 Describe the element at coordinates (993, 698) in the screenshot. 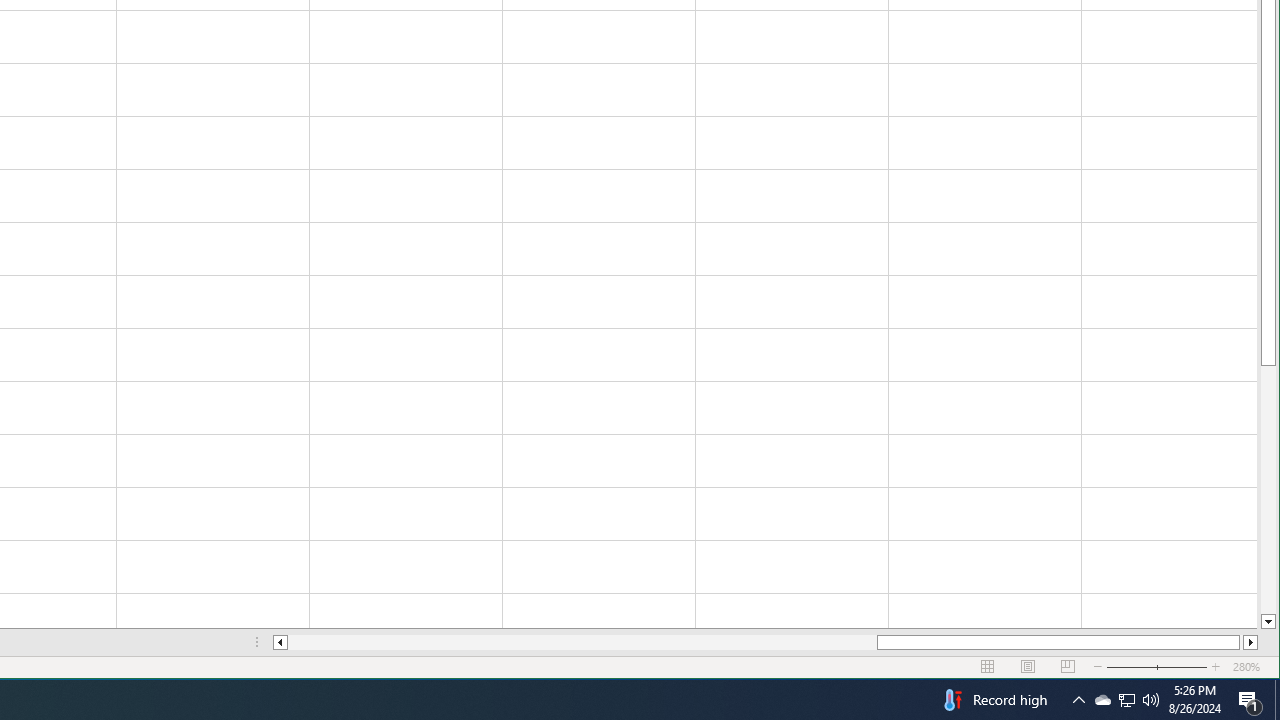

I see `'Record high'` at that location.